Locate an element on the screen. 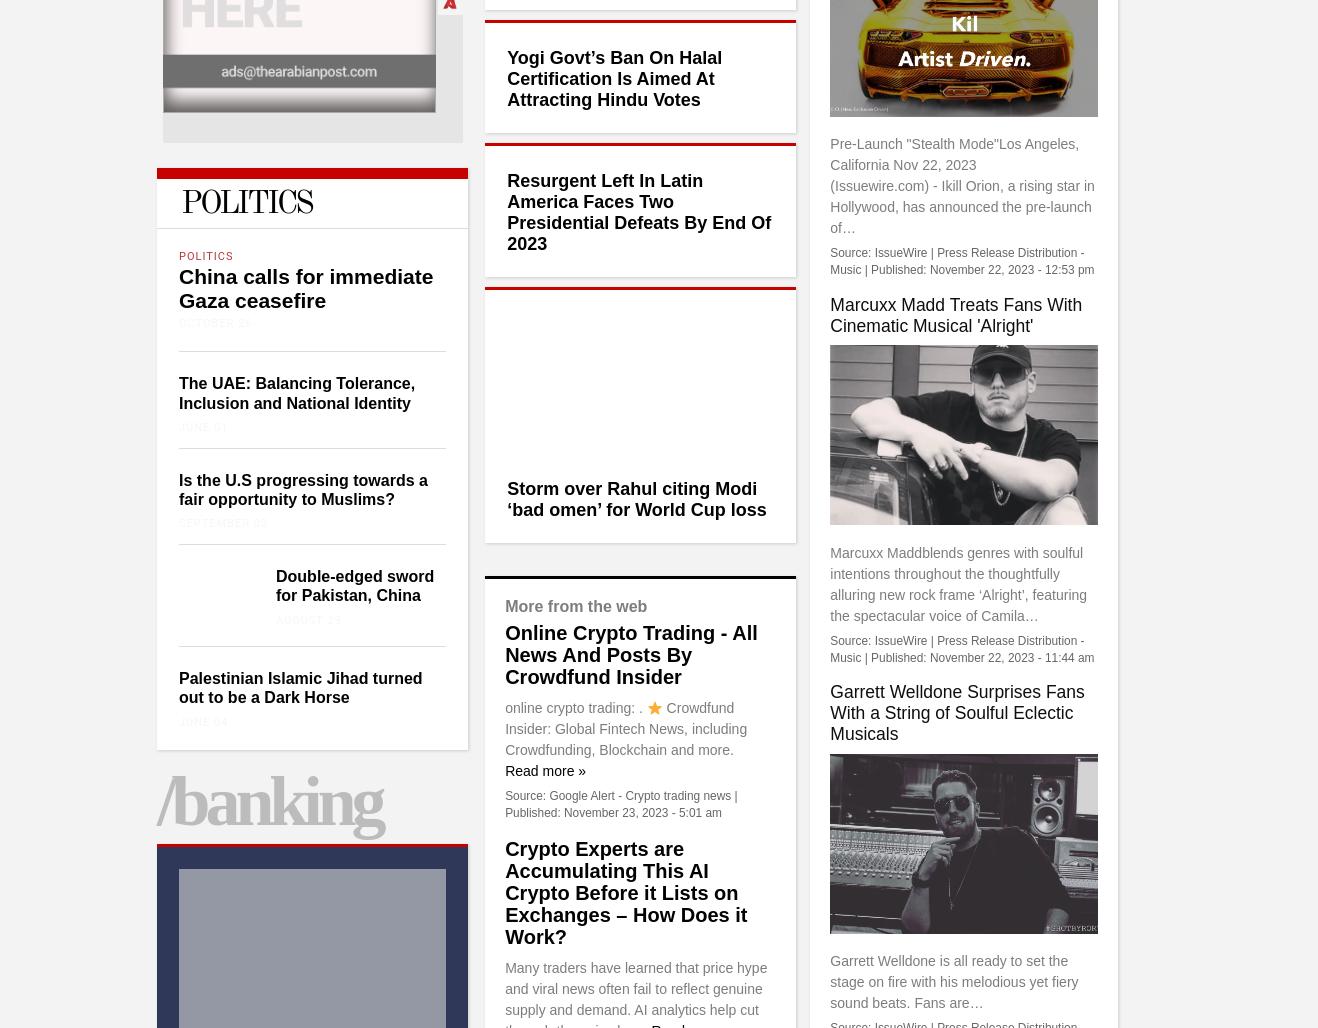 This screenshot has width=1318, height=1028. 'Garrett Welldone Surprises Fans With a String of Soulful Eclectic Musicals' is located at coordinates (828, 712).